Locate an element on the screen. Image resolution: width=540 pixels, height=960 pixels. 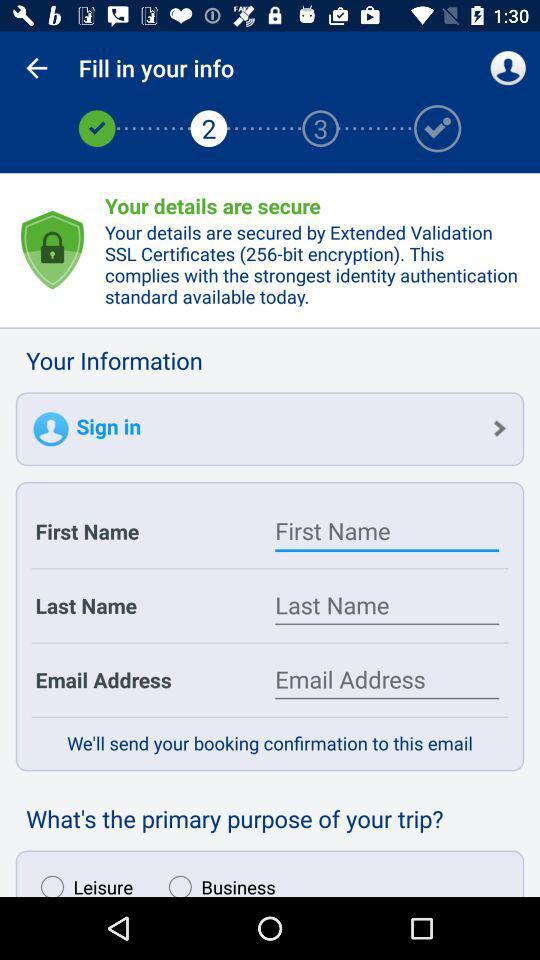
the leisure is located at coordinates (81, 880).